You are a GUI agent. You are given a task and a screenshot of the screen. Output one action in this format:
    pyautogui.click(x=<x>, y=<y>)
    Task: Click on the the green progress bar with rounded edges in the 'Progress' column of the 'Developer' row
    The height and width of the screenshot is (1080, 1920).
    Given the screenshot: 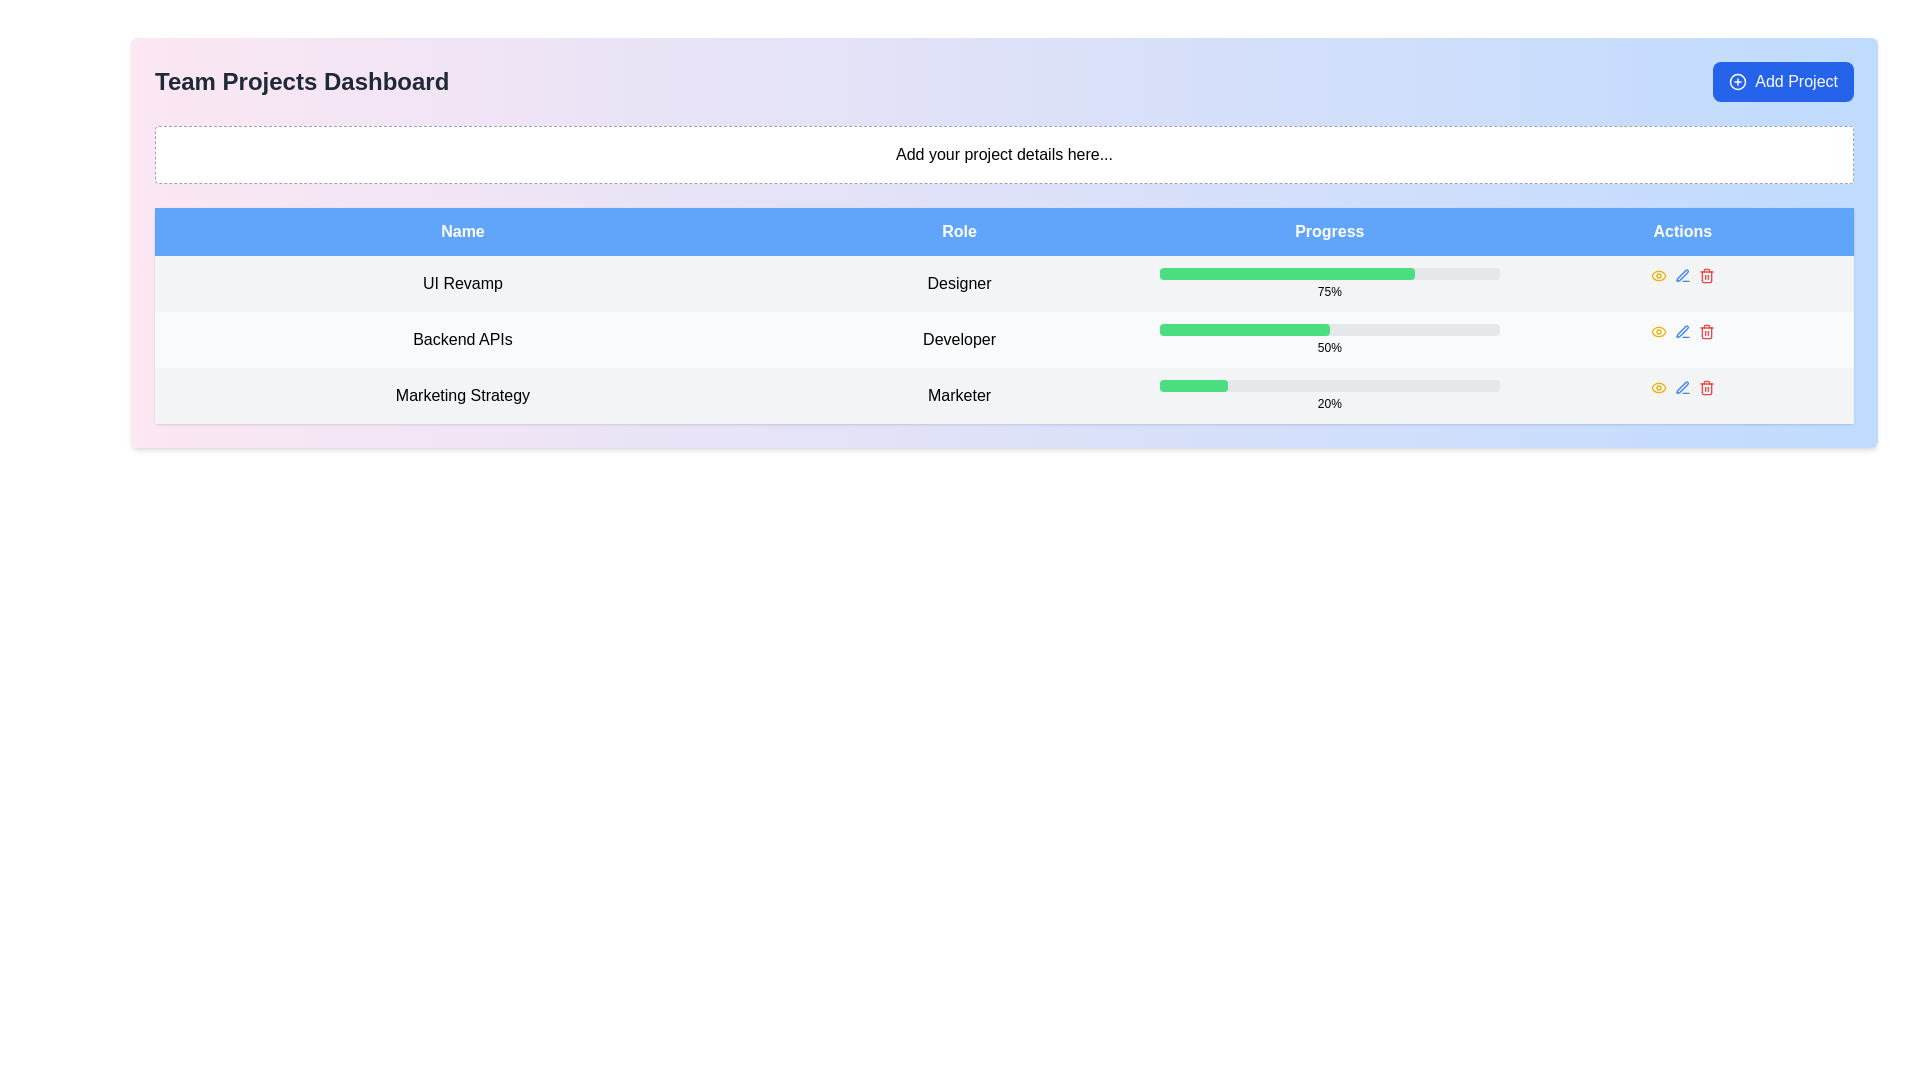 What is the action you would take?
    pyautogui.click(x=1243, y=329)
    